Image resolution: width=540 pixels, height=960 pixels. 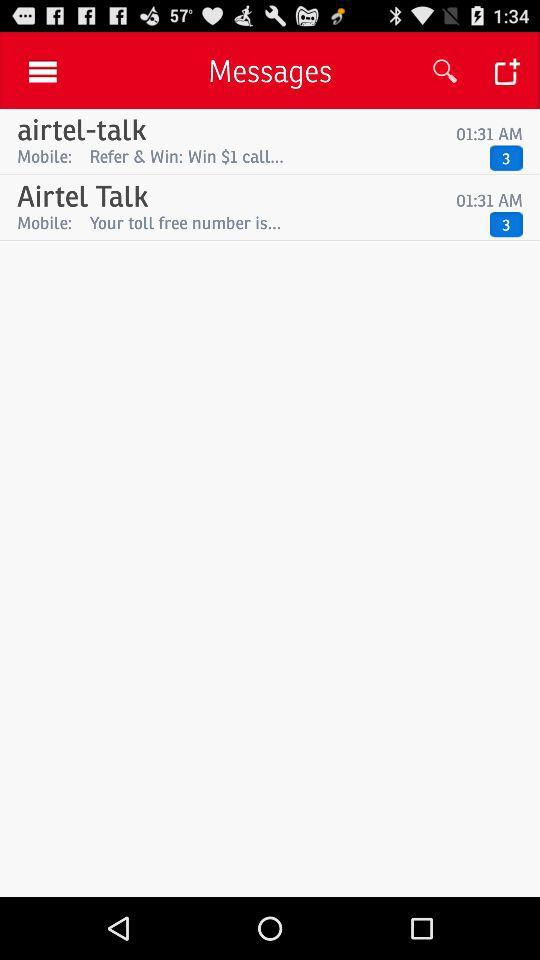 I want to click on the app next to messages app, so click(x=445, y=71).